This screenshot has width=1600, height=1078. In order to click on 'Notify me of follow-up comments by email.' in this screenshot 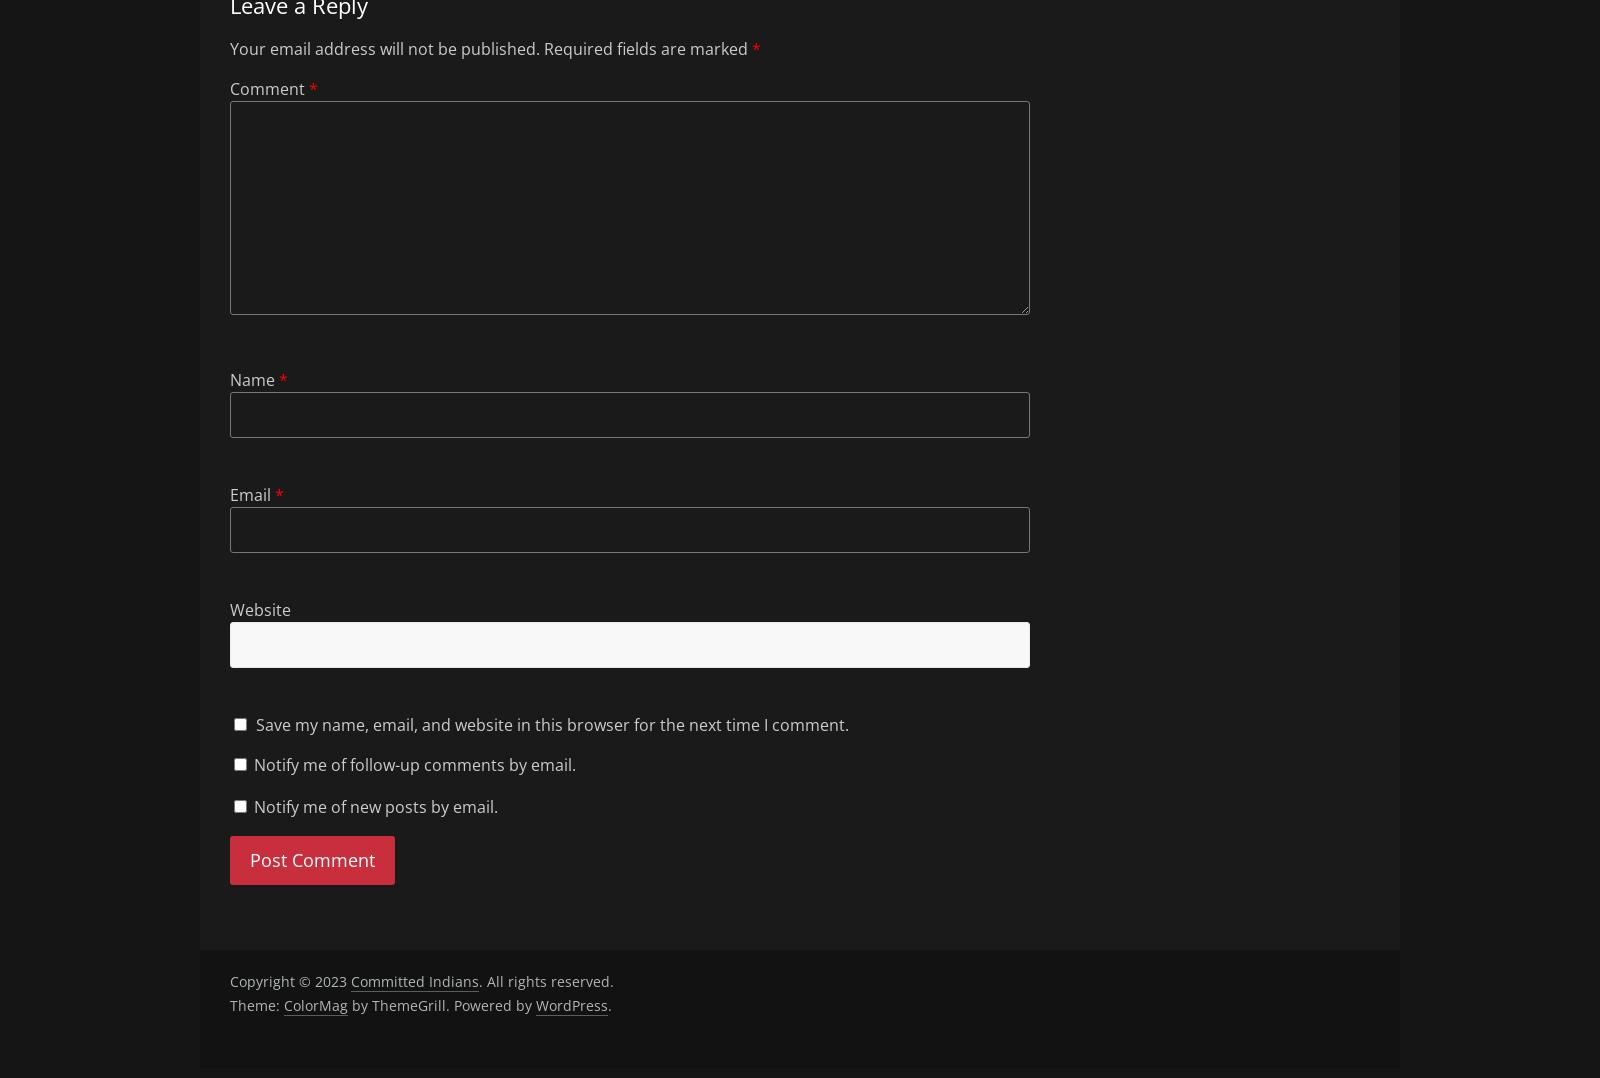, I will do `click(414, 764)`.